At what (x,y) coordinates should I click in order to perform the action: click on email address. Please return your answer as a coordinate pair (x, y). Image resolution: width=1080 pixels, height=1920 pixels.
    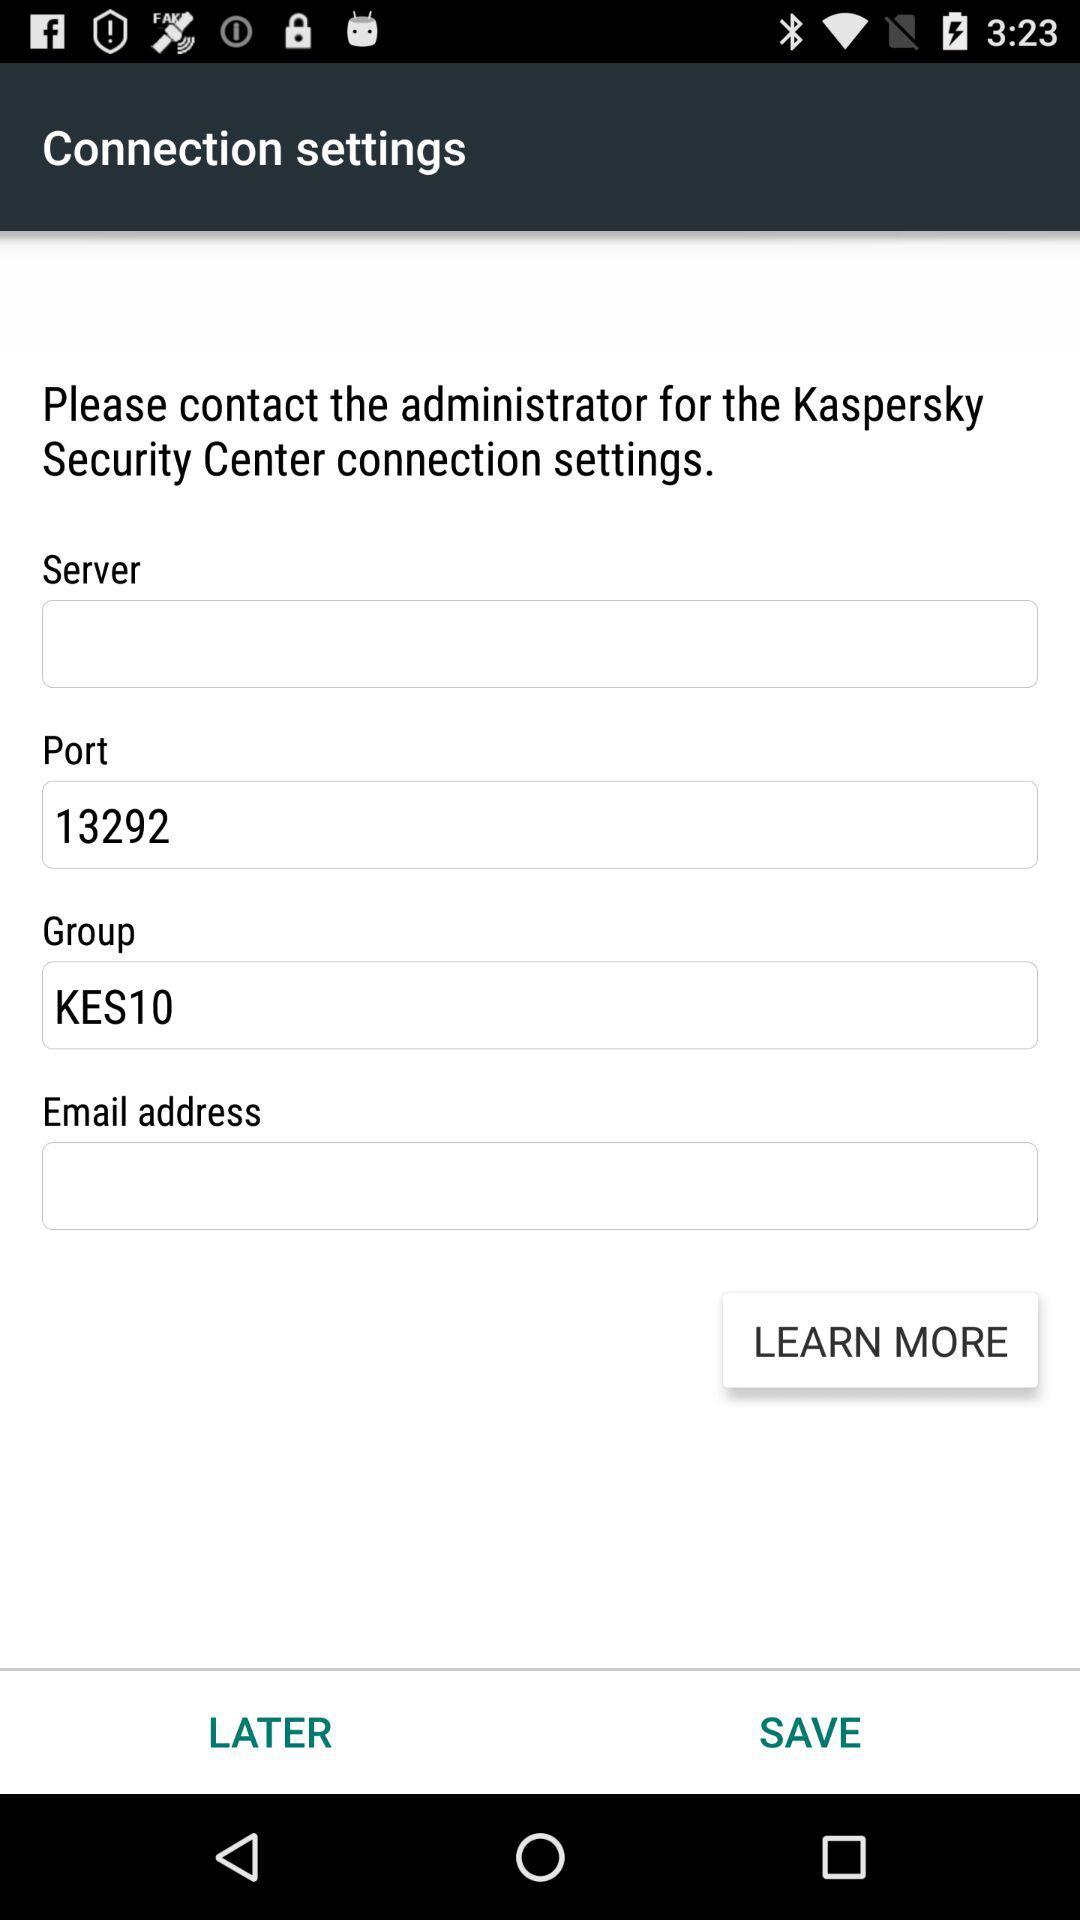
    Looking at the image, I should click on (540, 1186).